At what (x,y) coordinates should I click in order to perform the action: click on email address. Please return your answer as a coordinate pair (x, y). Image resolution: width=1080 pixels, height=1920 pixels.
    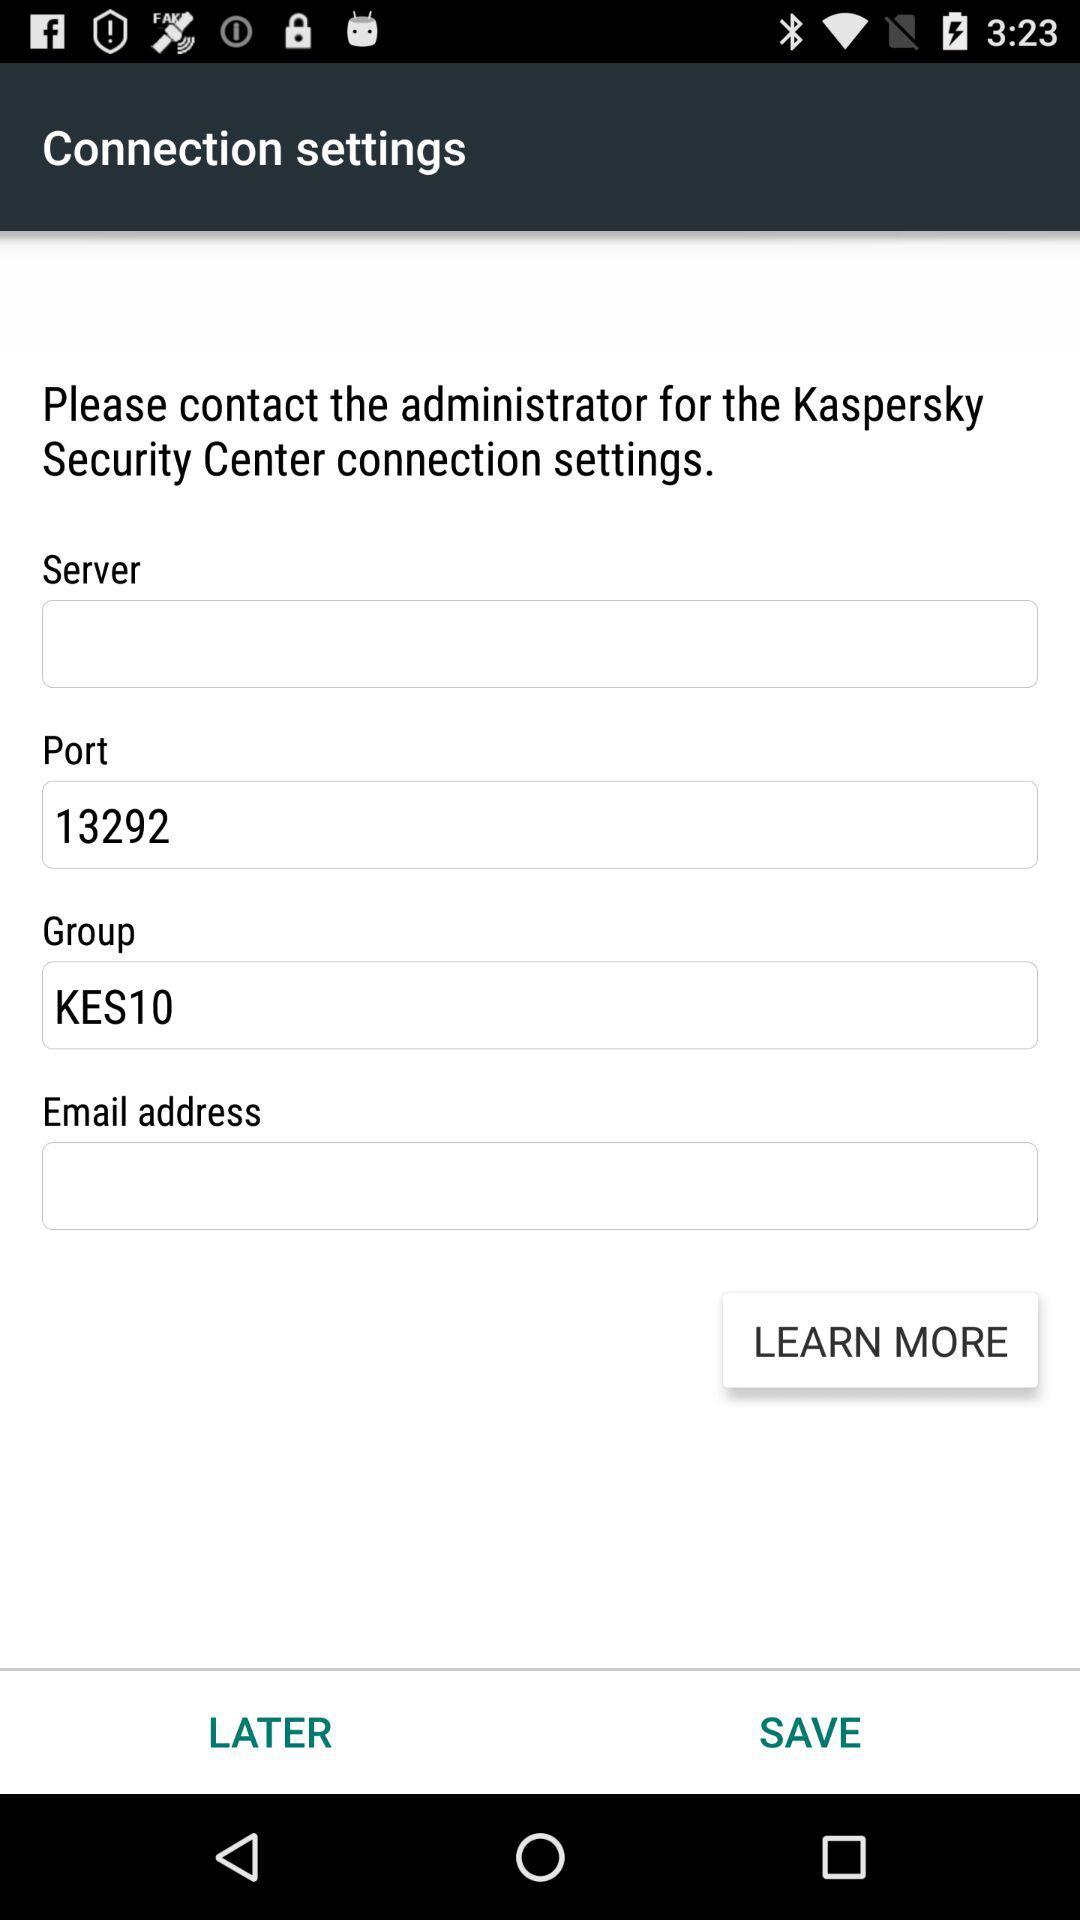
    Looking at the image, I should click on (540, 1186).